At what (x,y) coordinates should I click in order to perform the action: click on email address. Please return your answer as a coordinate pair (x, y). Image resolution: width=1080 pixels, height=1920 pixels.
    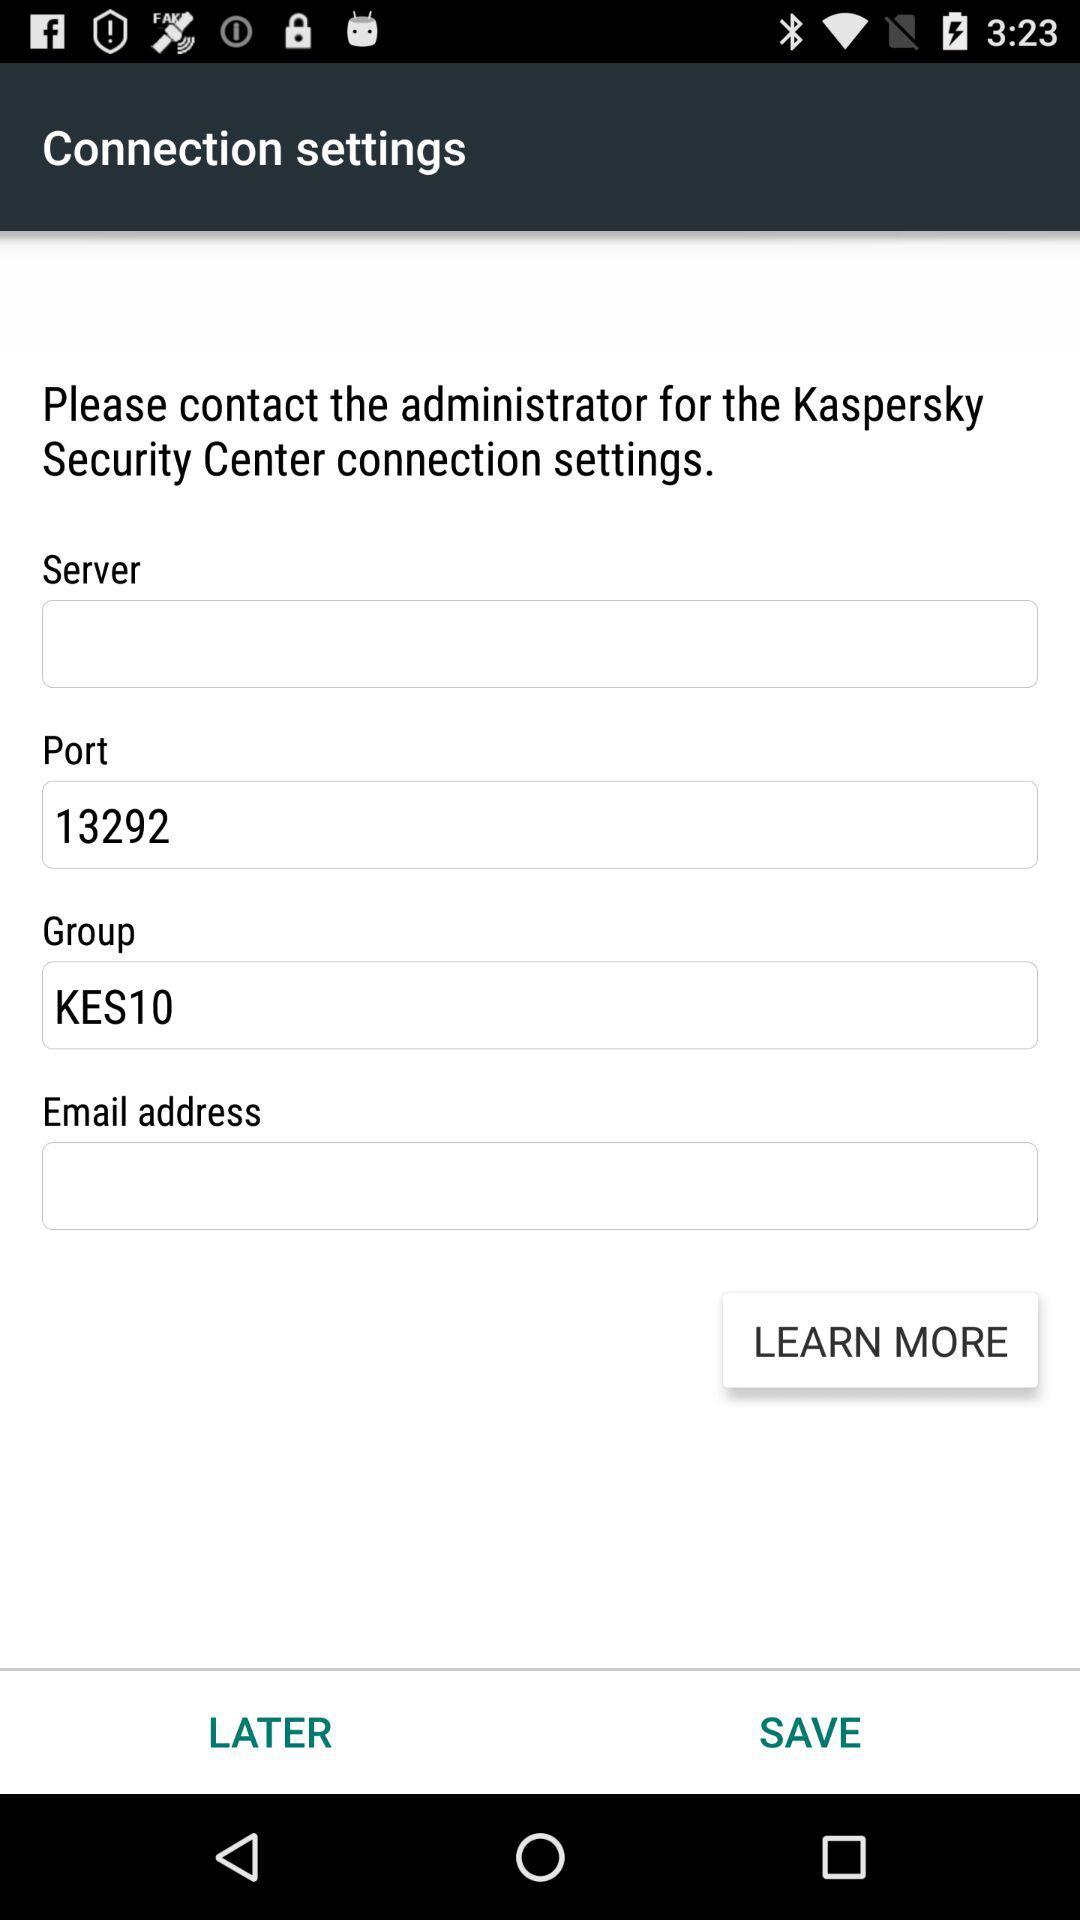
    Looking at the image, I should click on (540, 1186).